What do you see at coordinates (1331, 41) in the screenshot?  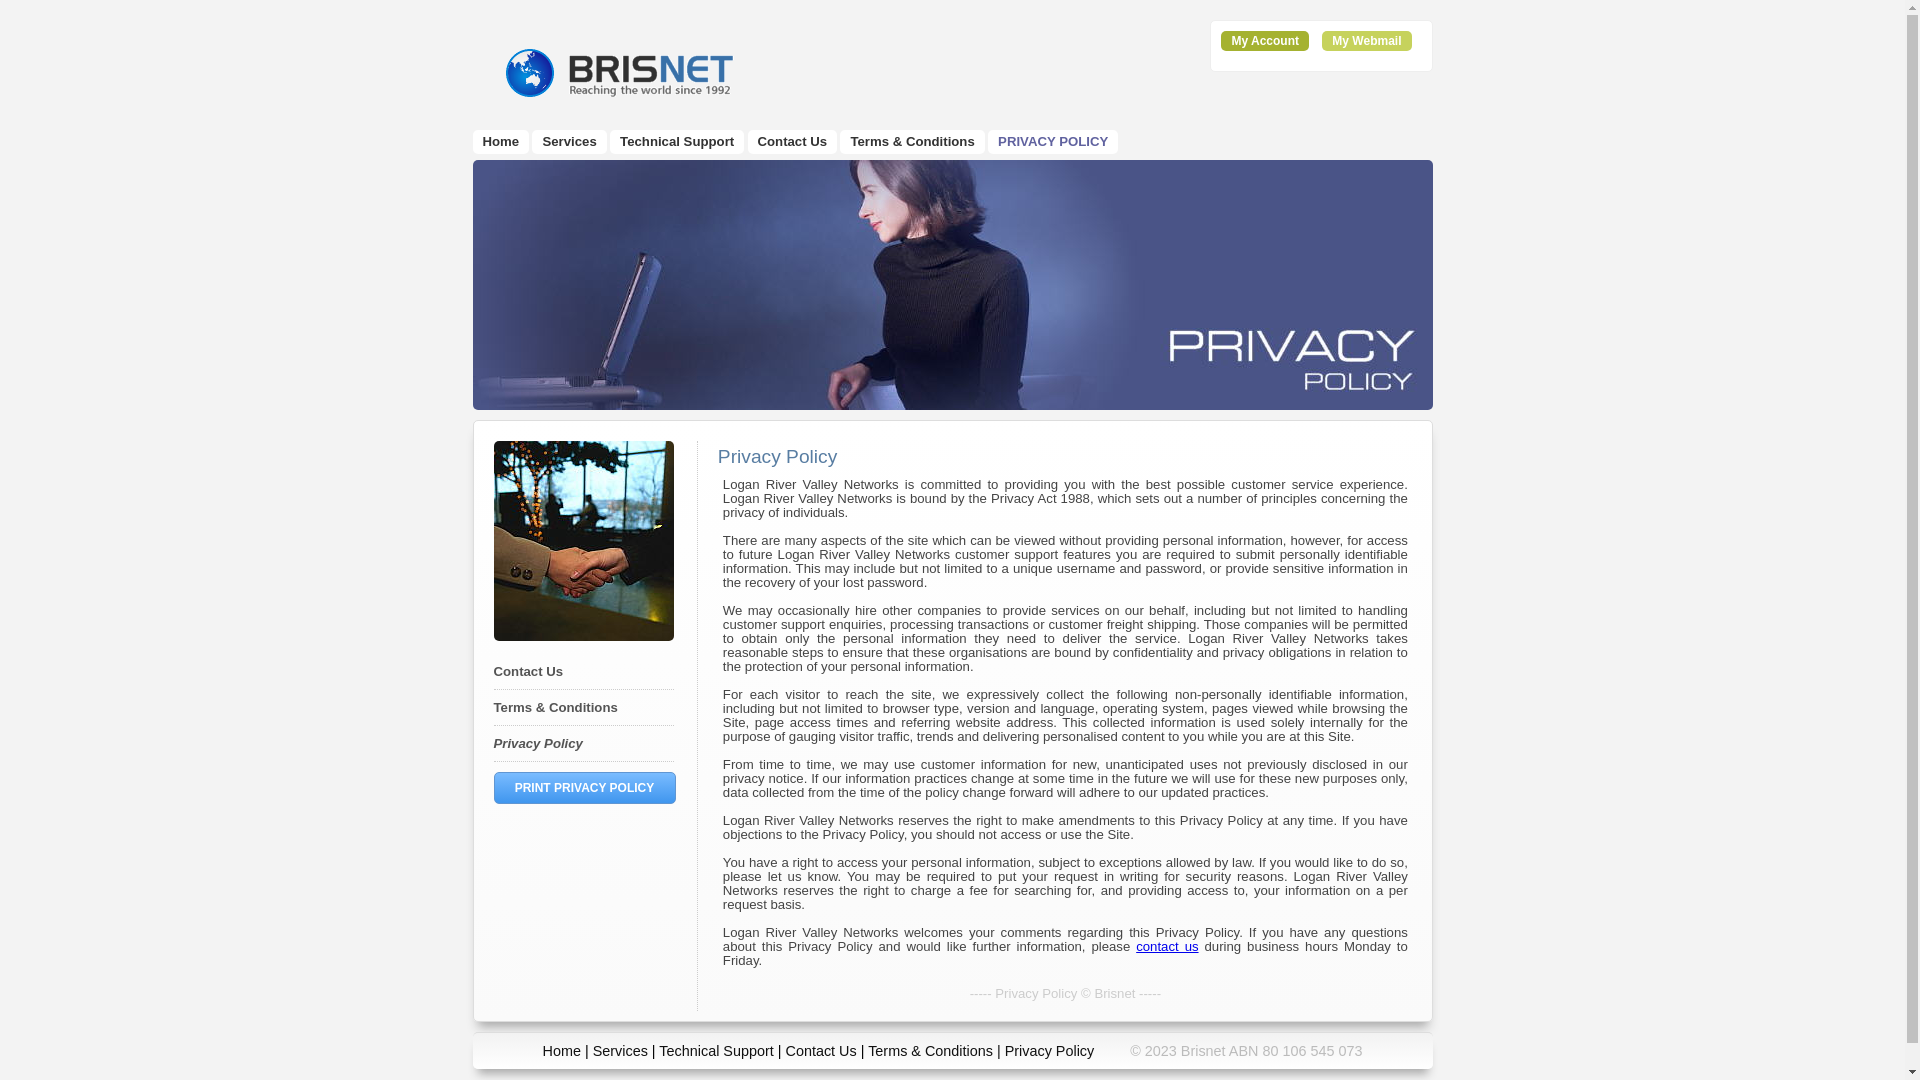 I see `'My Webmail'` at bounding box center [1331, 41].